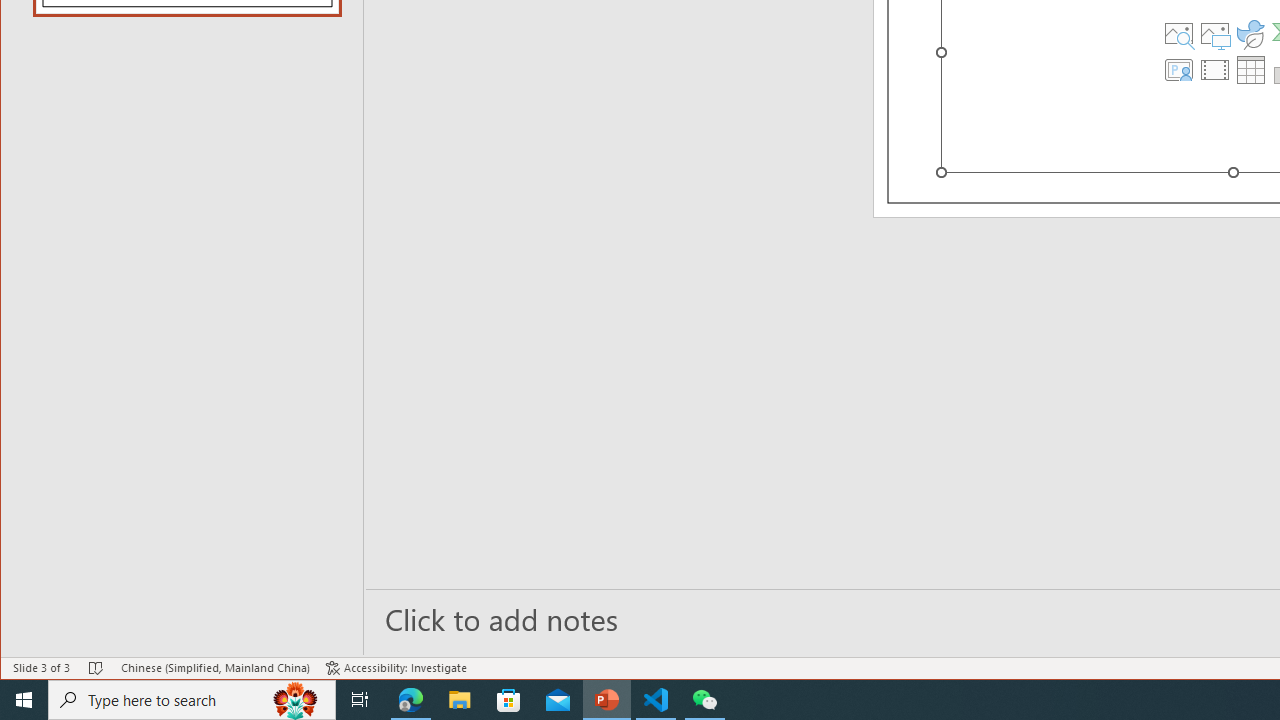 Image resolution: width=1280 pixels, height=720 pixels. Describe the element at coordinates (1250, 33) in the screenshot. I see `'Insert an Icon'` at that location.